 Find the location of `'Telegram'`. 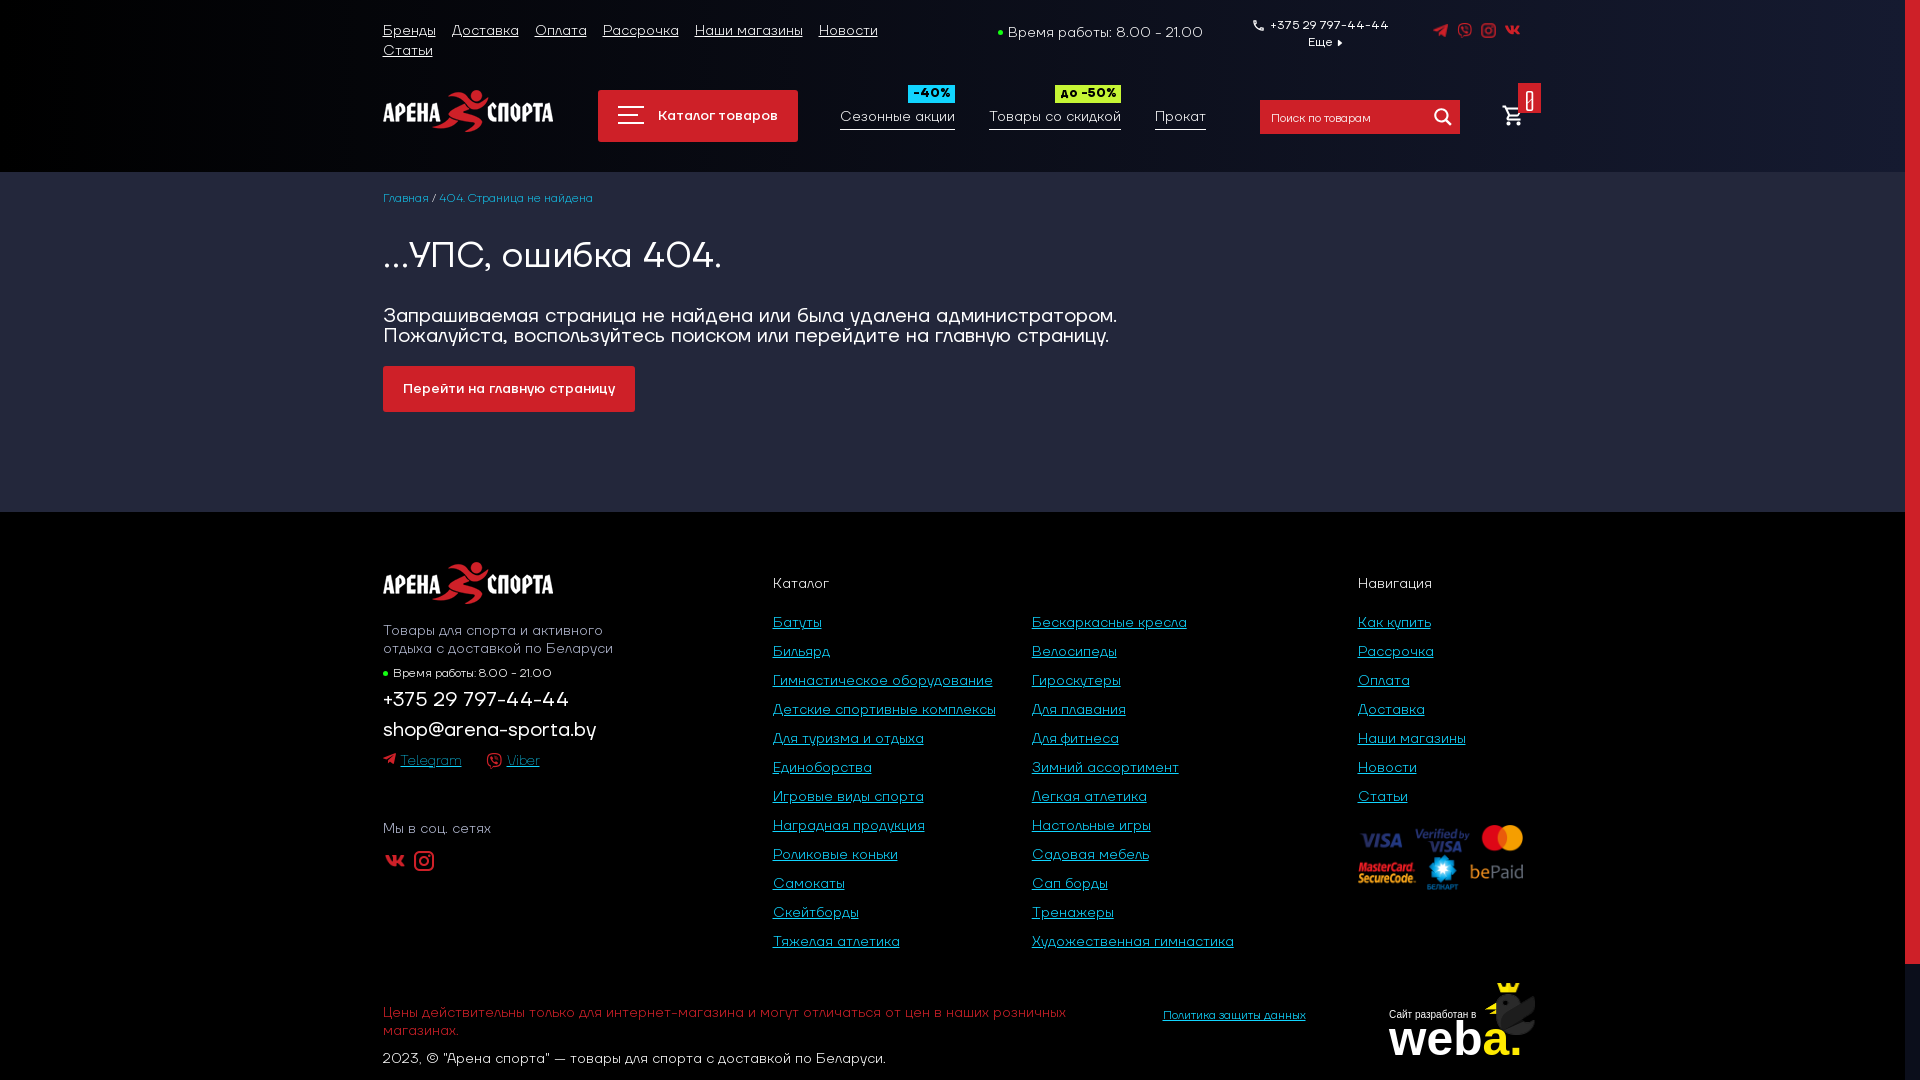

'Telegram' is located at coordinates (420, 761).